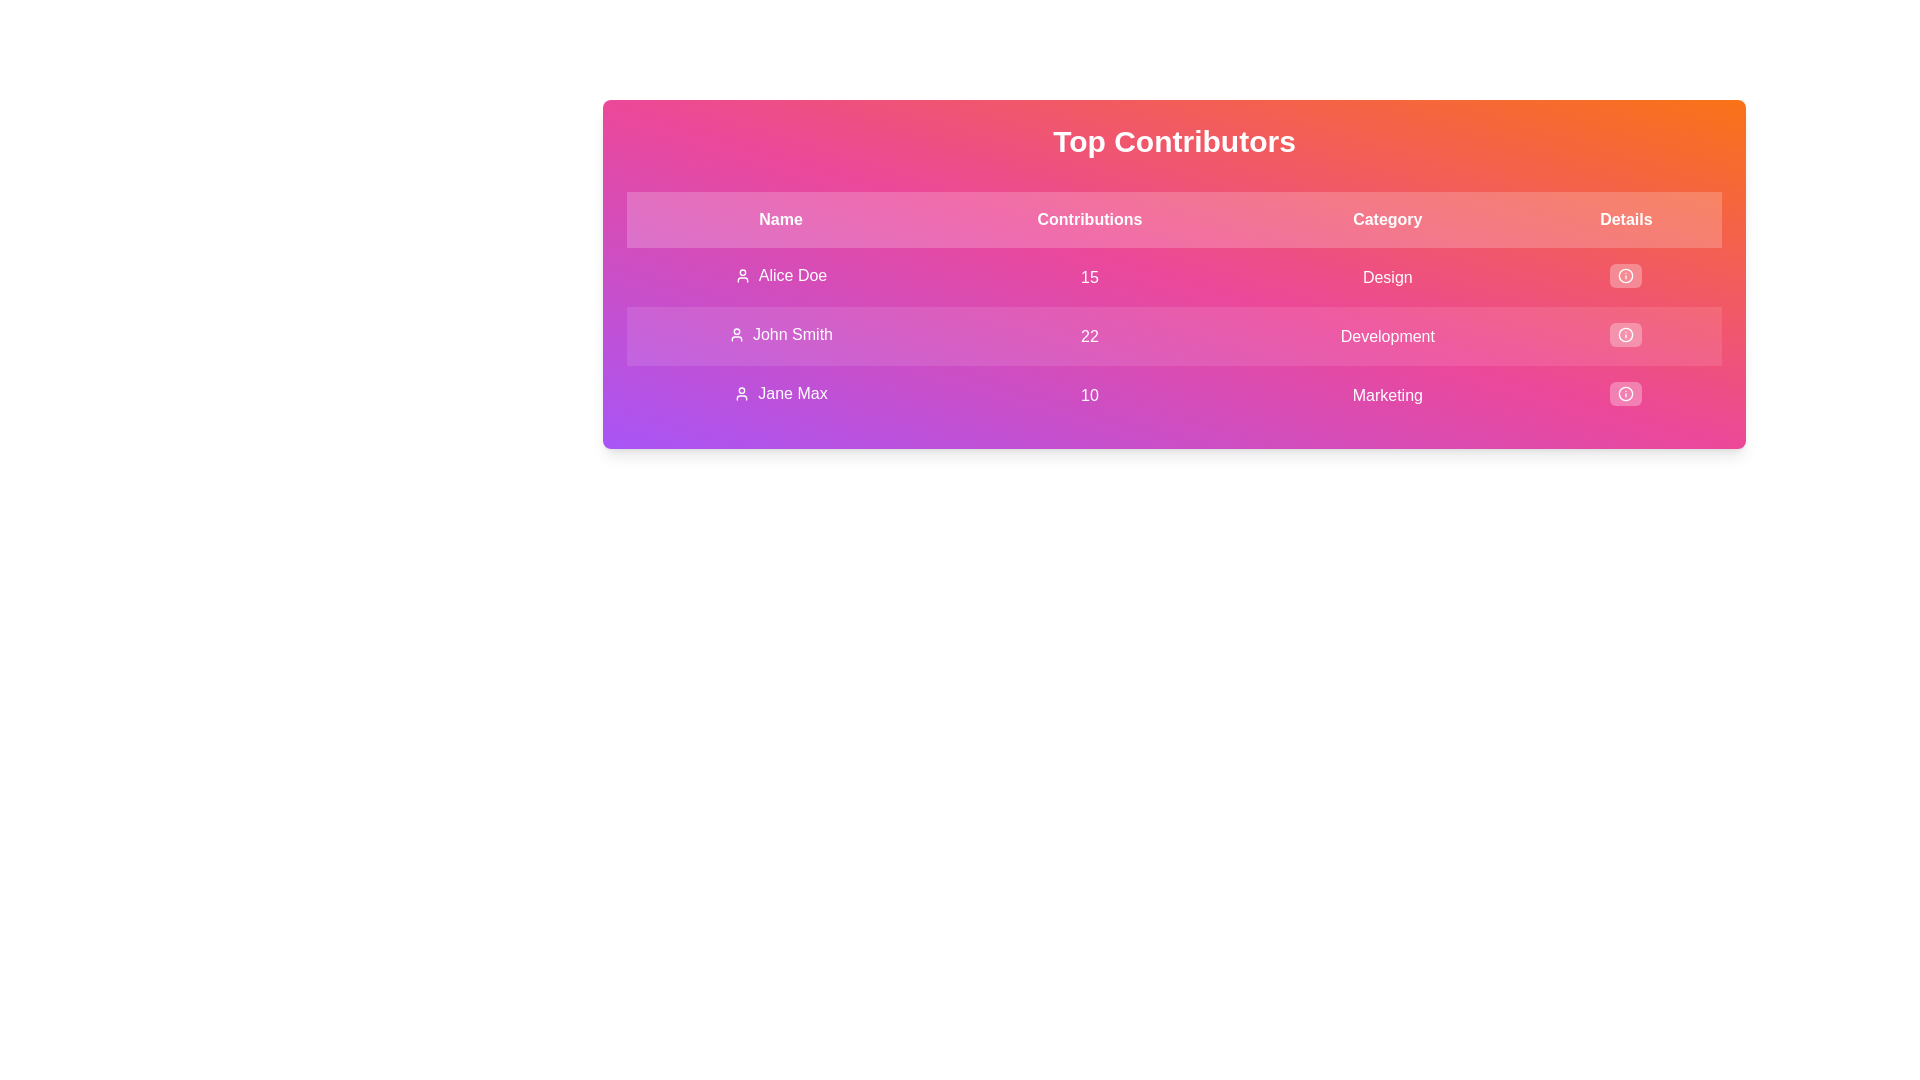 The width and height of the screenshot is (1920, 1080). I want to click on the circular information icon button within the pink translucent button located in the 'Details' column of the last row corresponding to 'Jane Max' in the table, so click(1626, 395).